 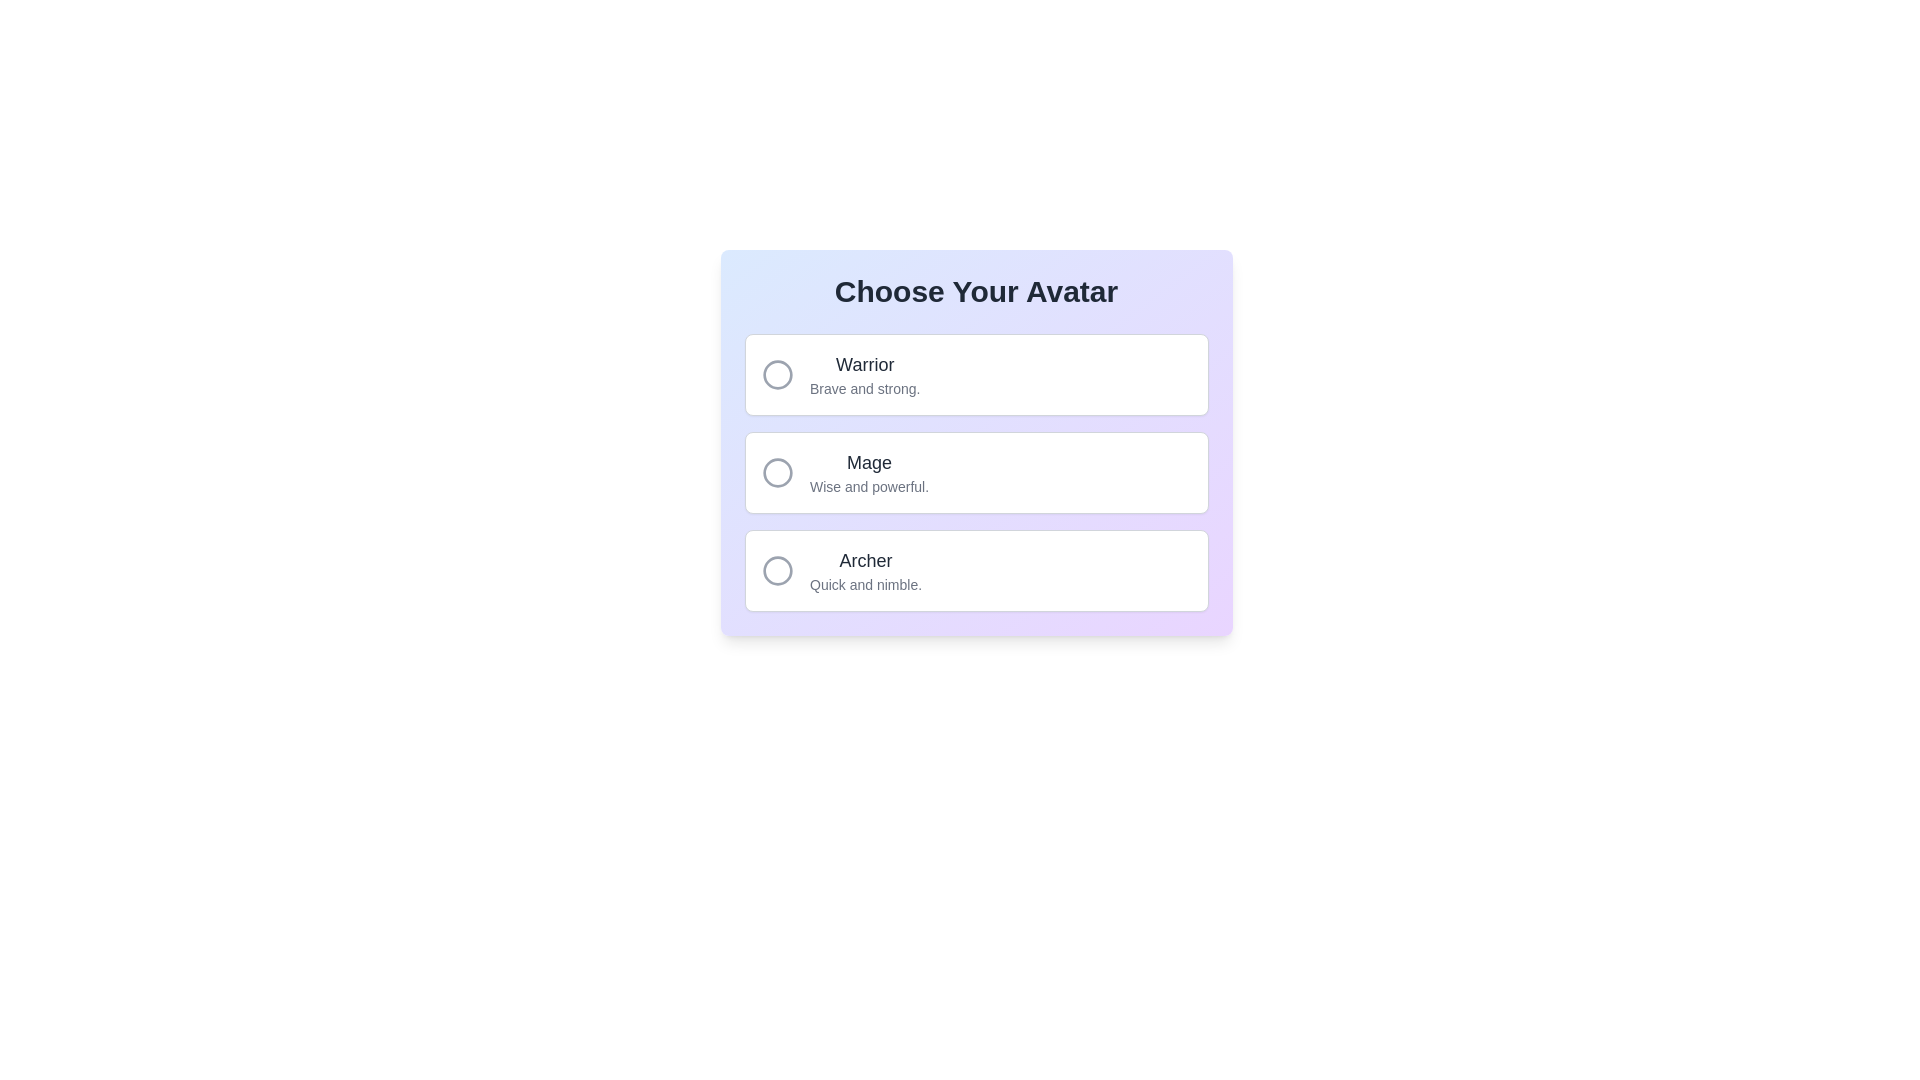 I want to click on the text label displaying 'Brave and strong.' which is styled in a small, light gray font and positioned below 'Warrior' in the first selectable option of the list titled 'Choose Your Avatar.', so click(x=864, y=389).